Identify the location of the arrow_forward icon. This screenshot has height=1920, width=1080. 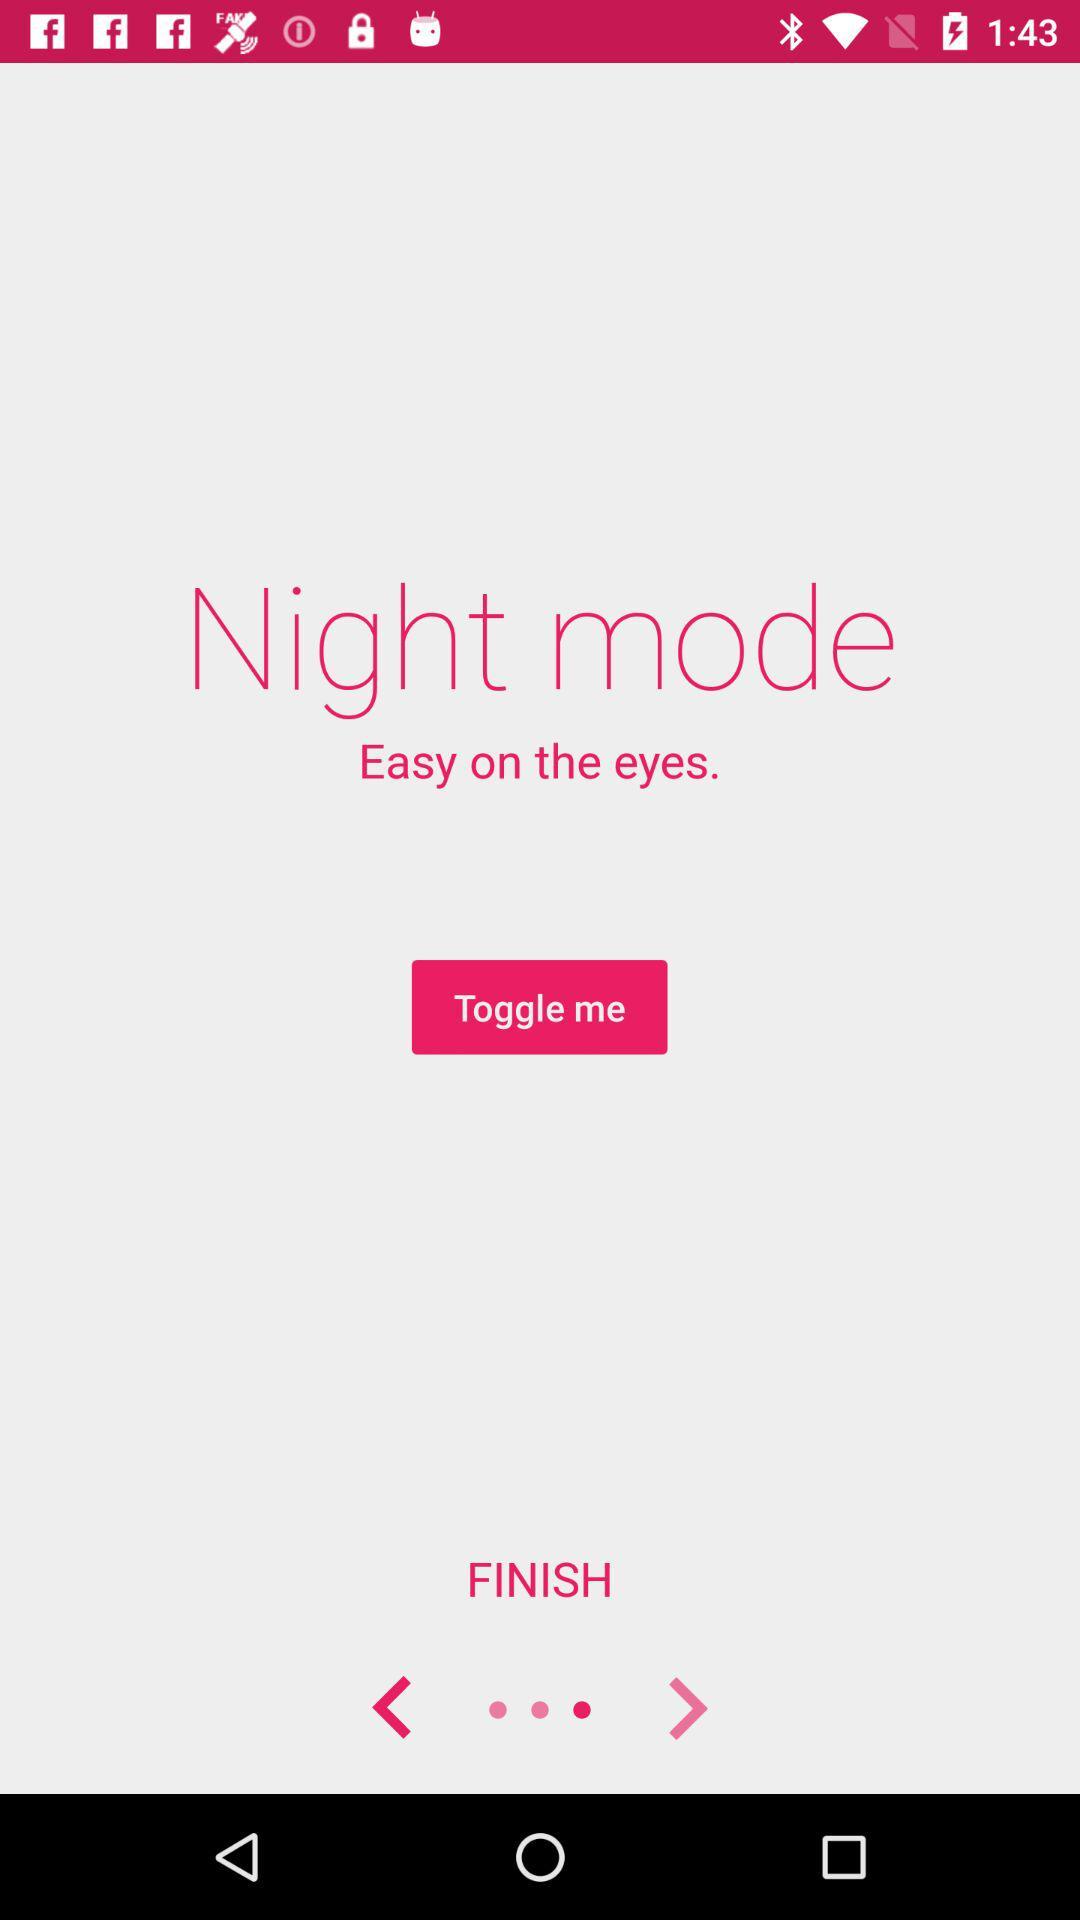
(685, 1708).